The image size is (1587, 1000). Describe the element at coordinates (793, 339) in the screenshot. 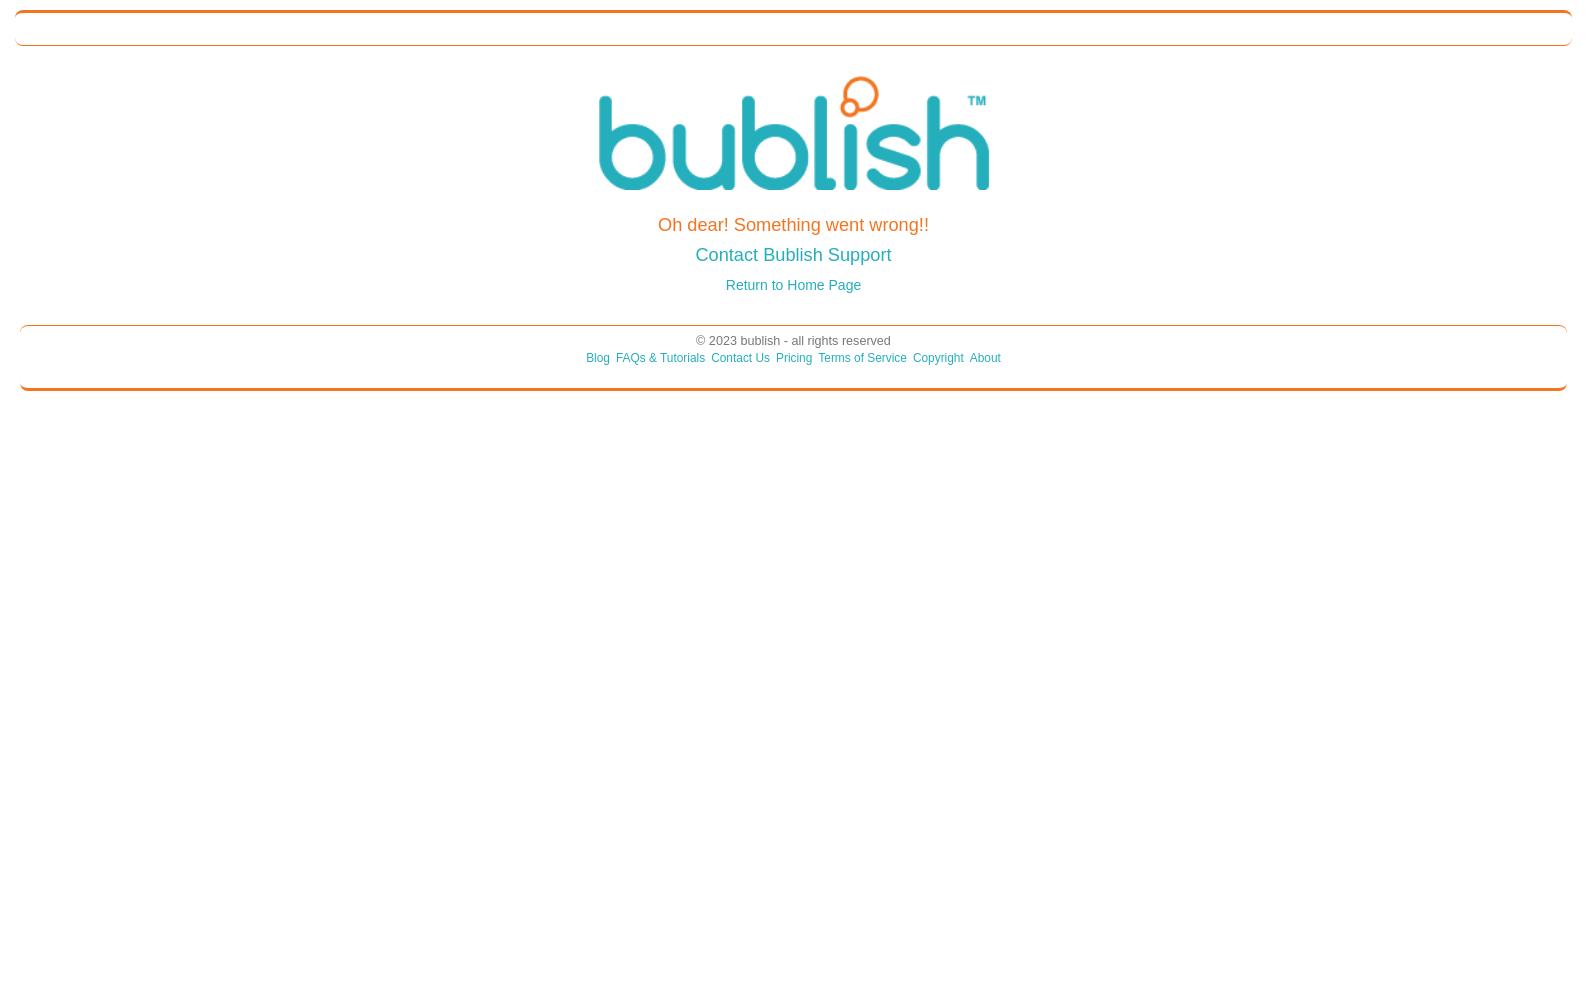

I see `'© 2023 bublish - all rights reserved'` at that location.